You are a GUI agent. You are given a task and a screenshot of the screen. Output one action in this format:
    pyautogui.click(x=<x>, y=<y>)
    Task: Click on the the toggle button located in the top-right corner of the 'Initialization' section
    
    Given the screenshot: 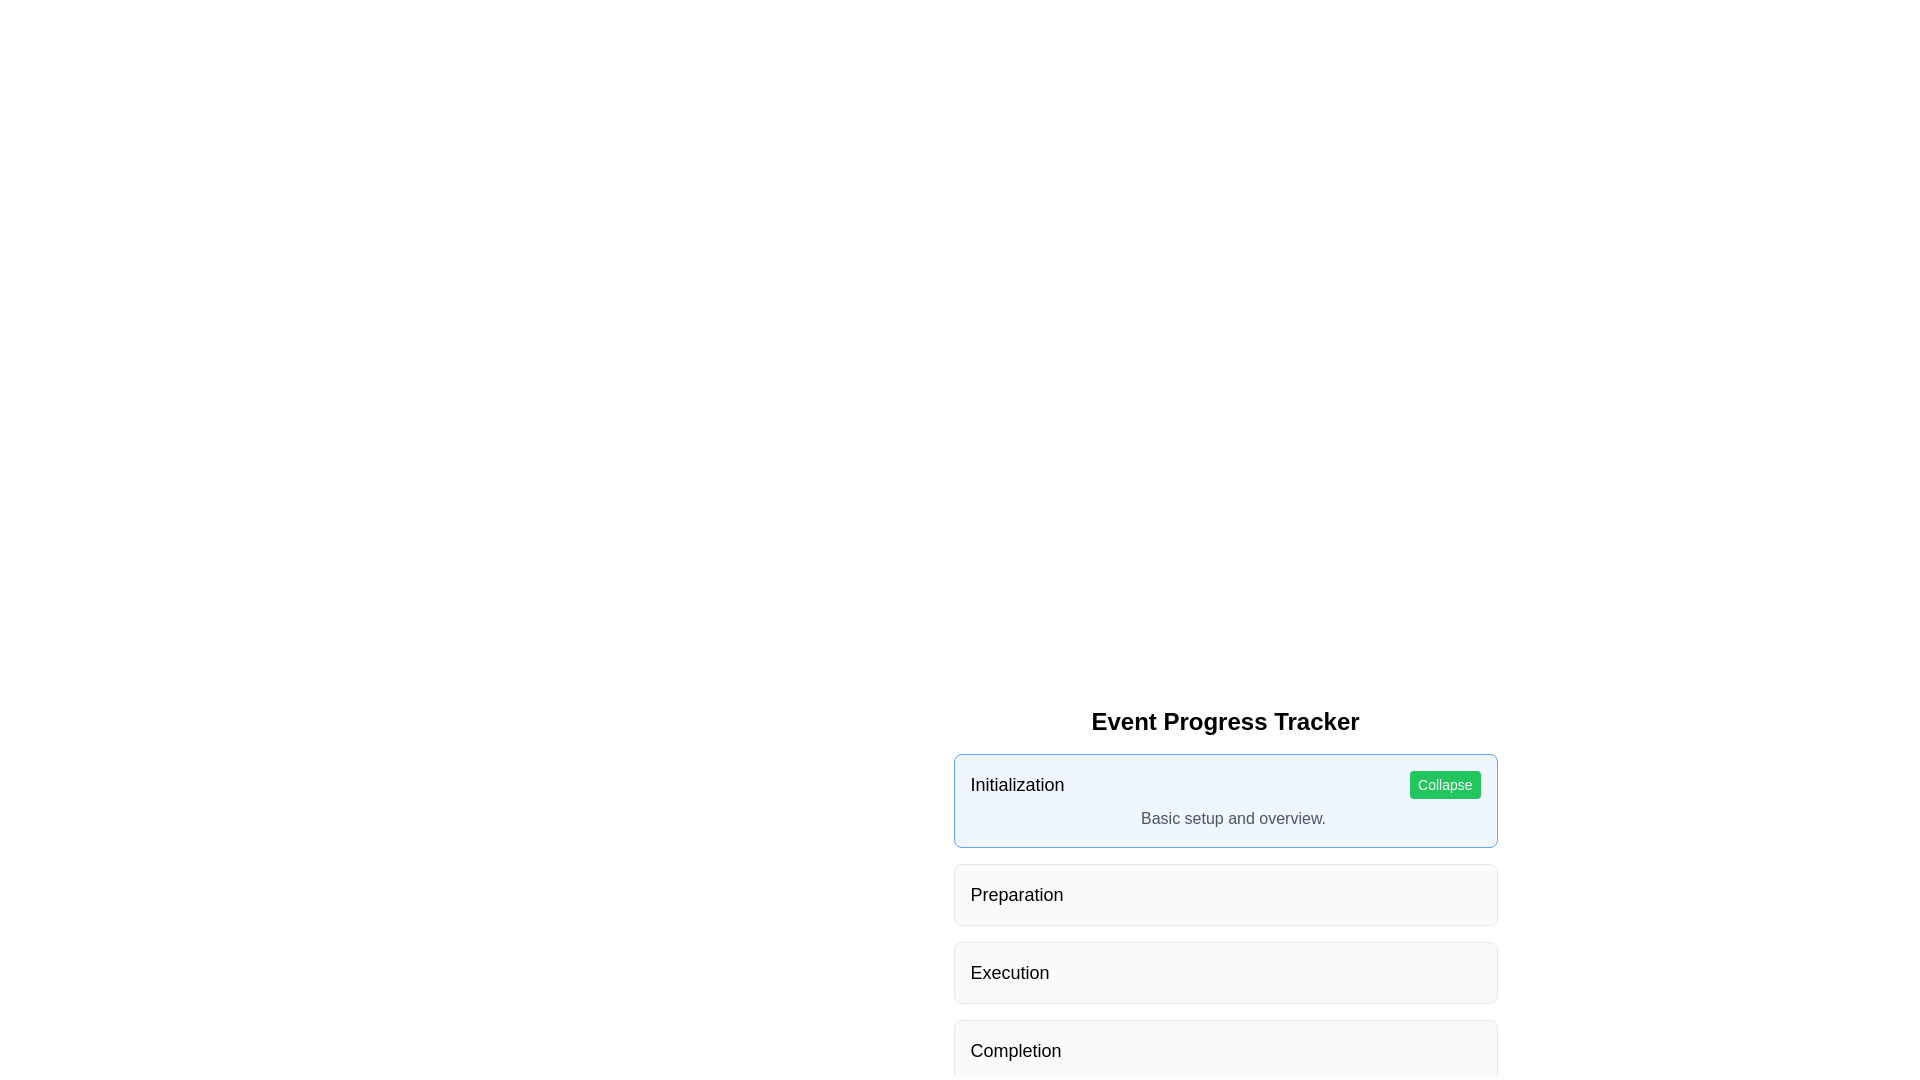 What is the action you would take?
    pyautogui.click(x=1444, y=784)
    